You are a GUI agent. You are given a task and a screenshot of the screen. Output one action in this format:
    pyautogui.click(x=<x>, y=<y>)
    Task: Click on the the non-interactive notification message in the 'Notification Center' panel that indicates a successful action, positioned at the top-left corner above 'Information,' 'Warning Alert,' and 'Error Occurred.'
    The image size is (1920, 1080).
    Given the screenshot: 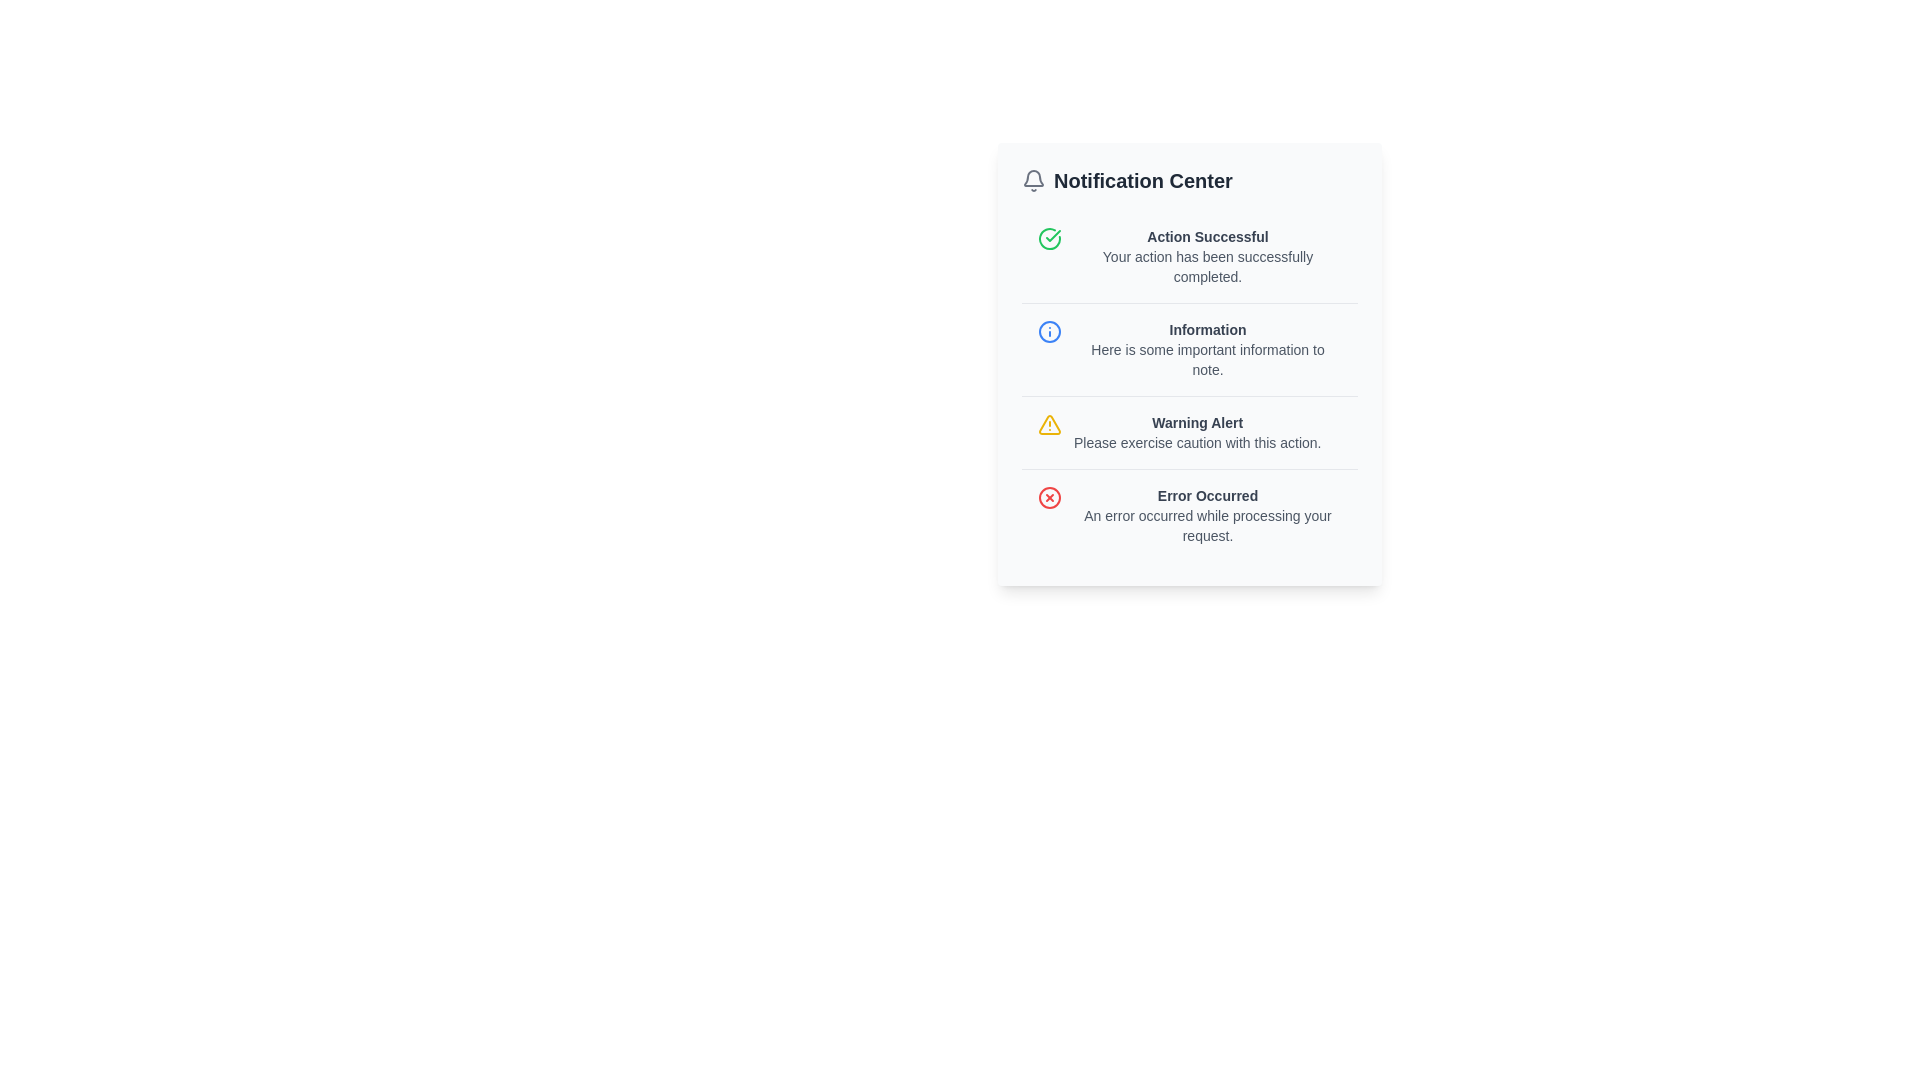 What is the action you would take?
    pyautogui.click(x=1190, y=256)
    